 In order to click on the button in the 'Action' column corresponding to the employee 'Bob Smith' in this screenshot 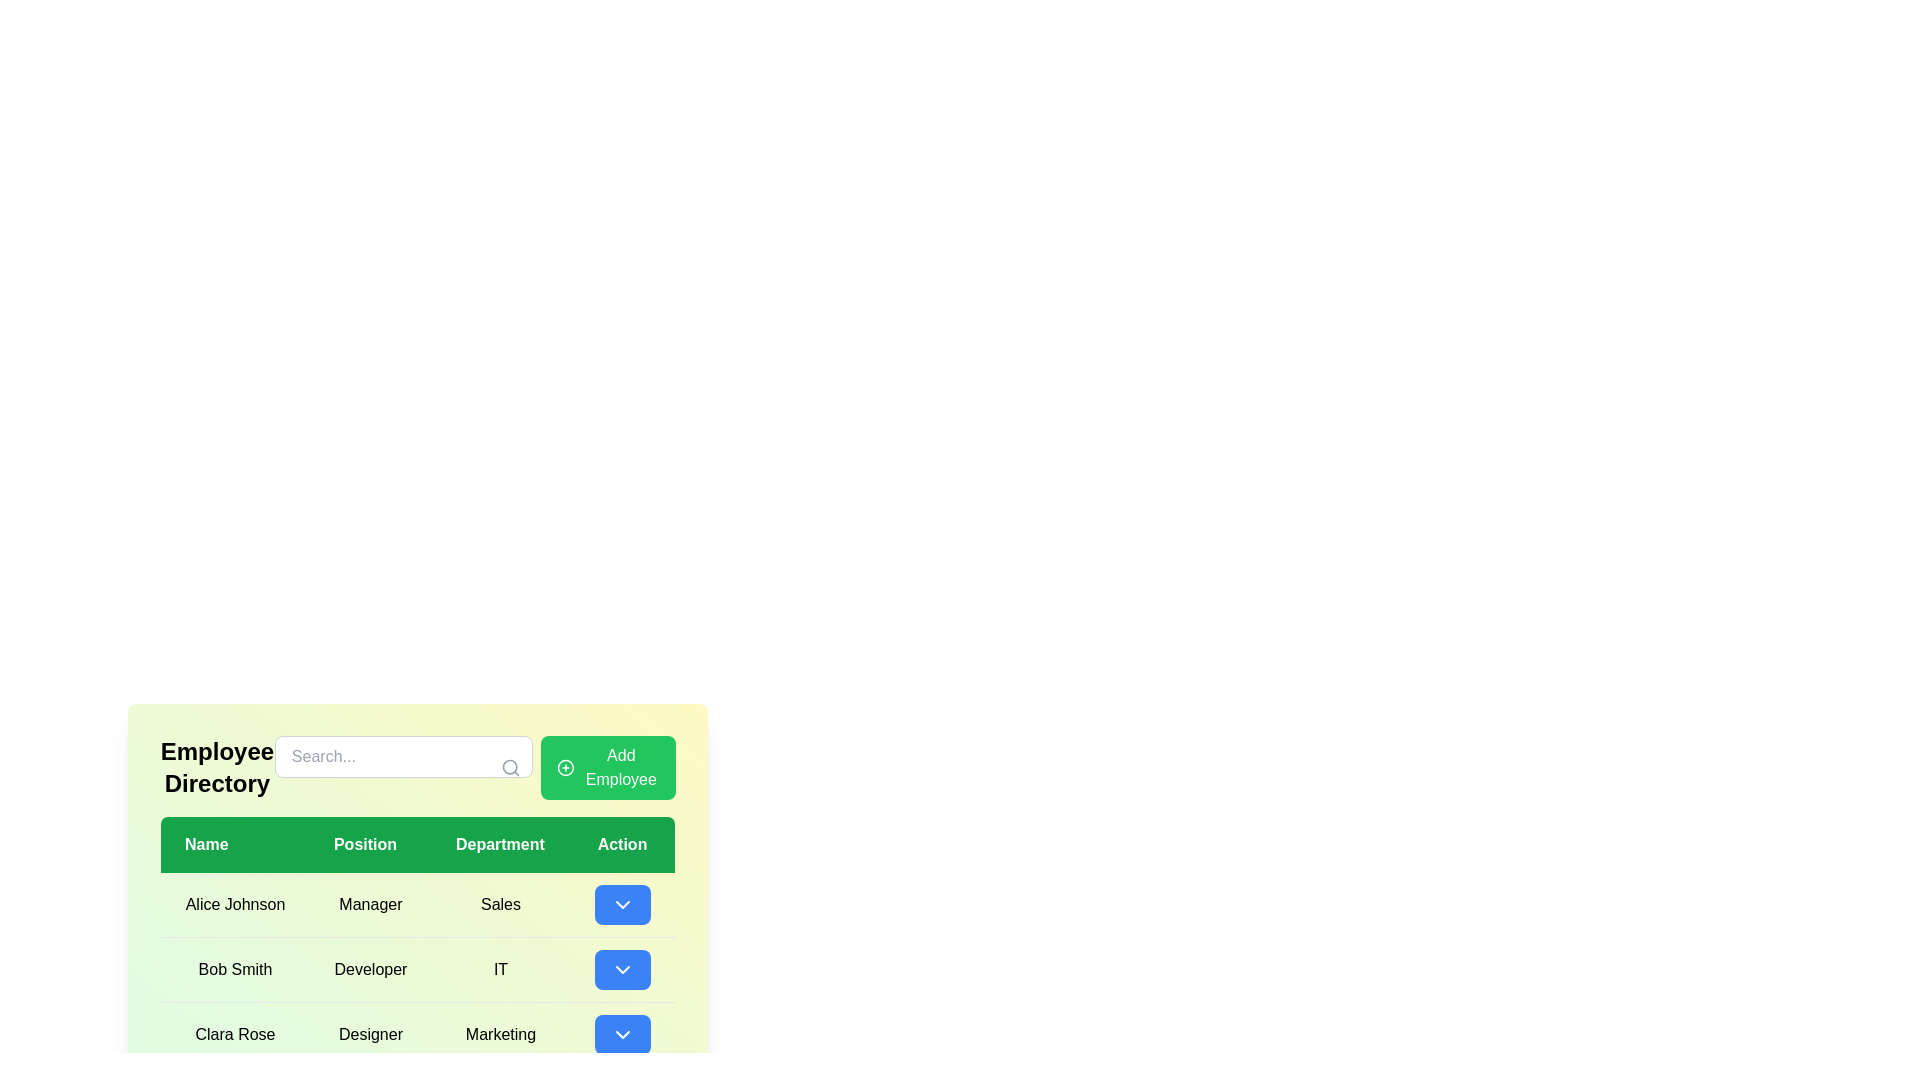, I will do `click(621, 968)`.